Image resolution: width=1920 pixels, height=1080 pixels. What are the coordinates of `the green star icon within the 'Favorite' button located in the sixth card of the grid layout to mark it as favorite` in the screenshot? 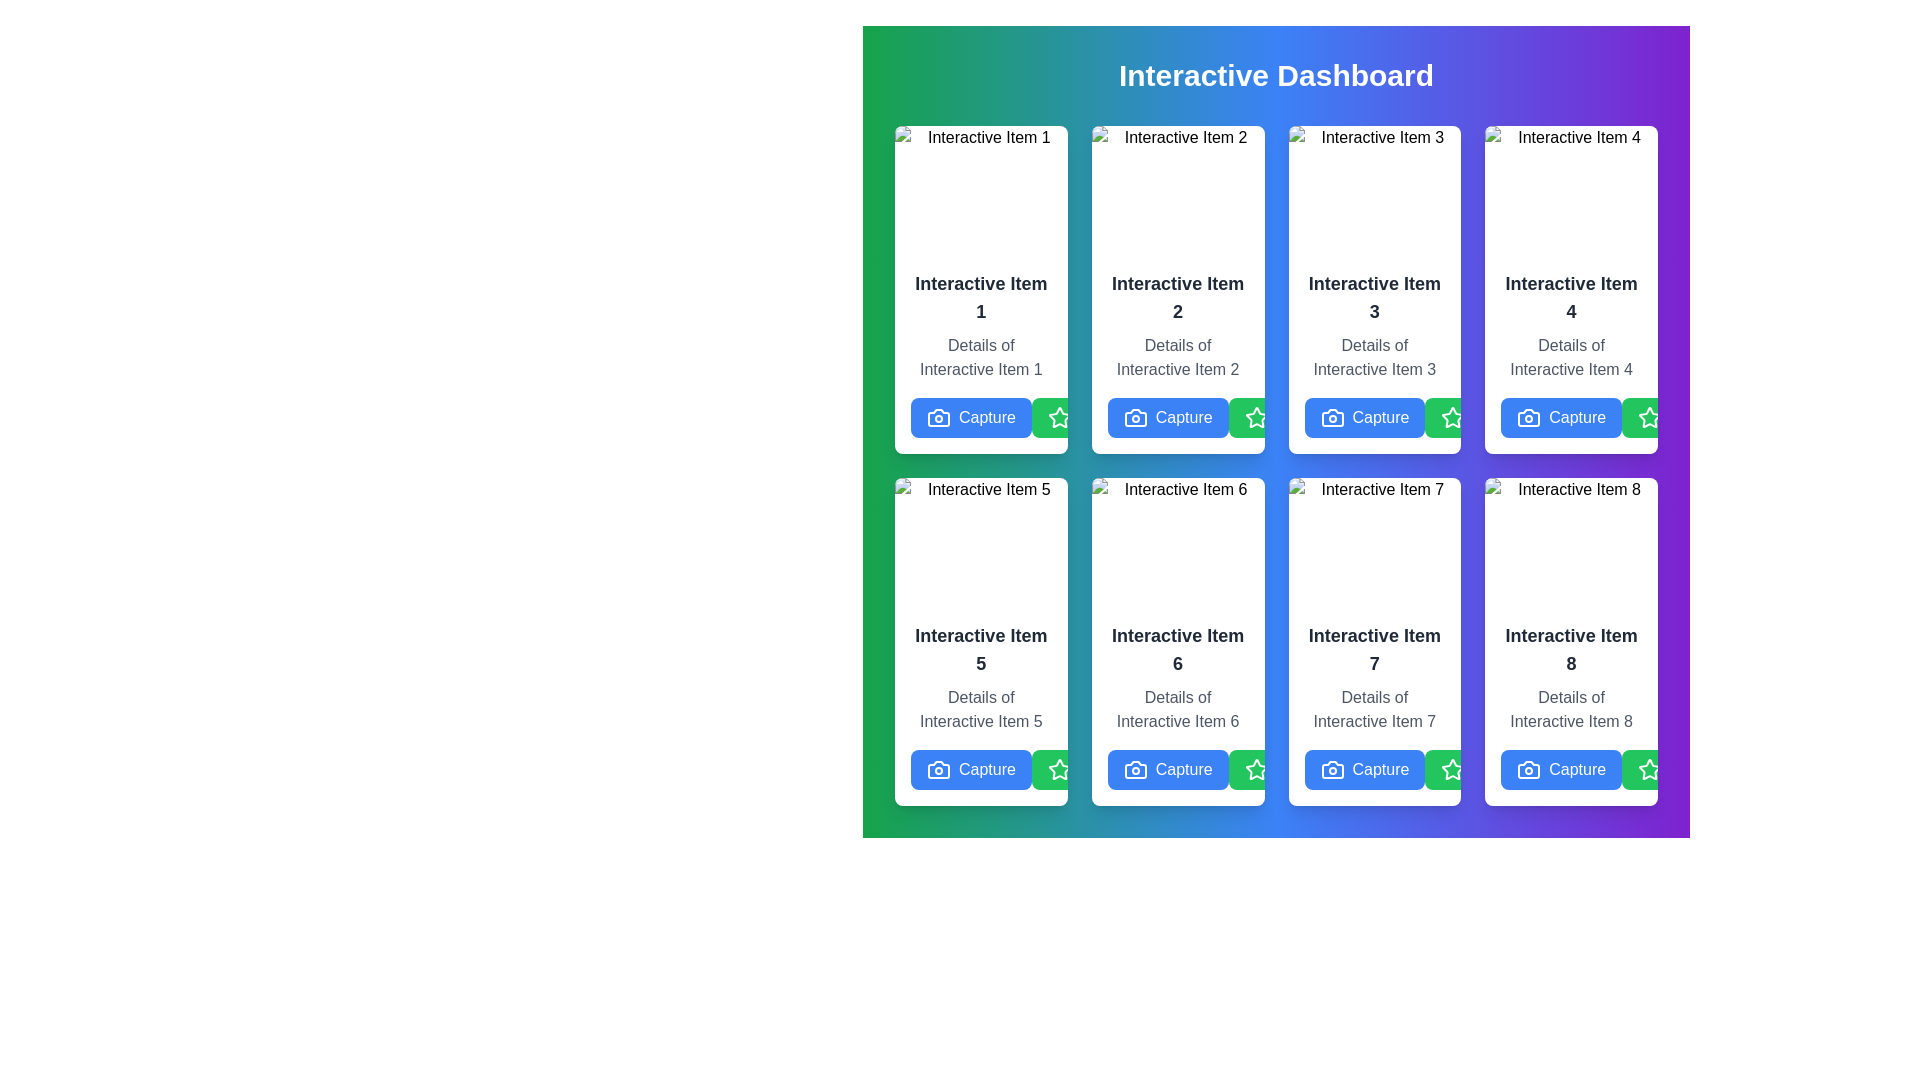 It's located at (1255, 769).